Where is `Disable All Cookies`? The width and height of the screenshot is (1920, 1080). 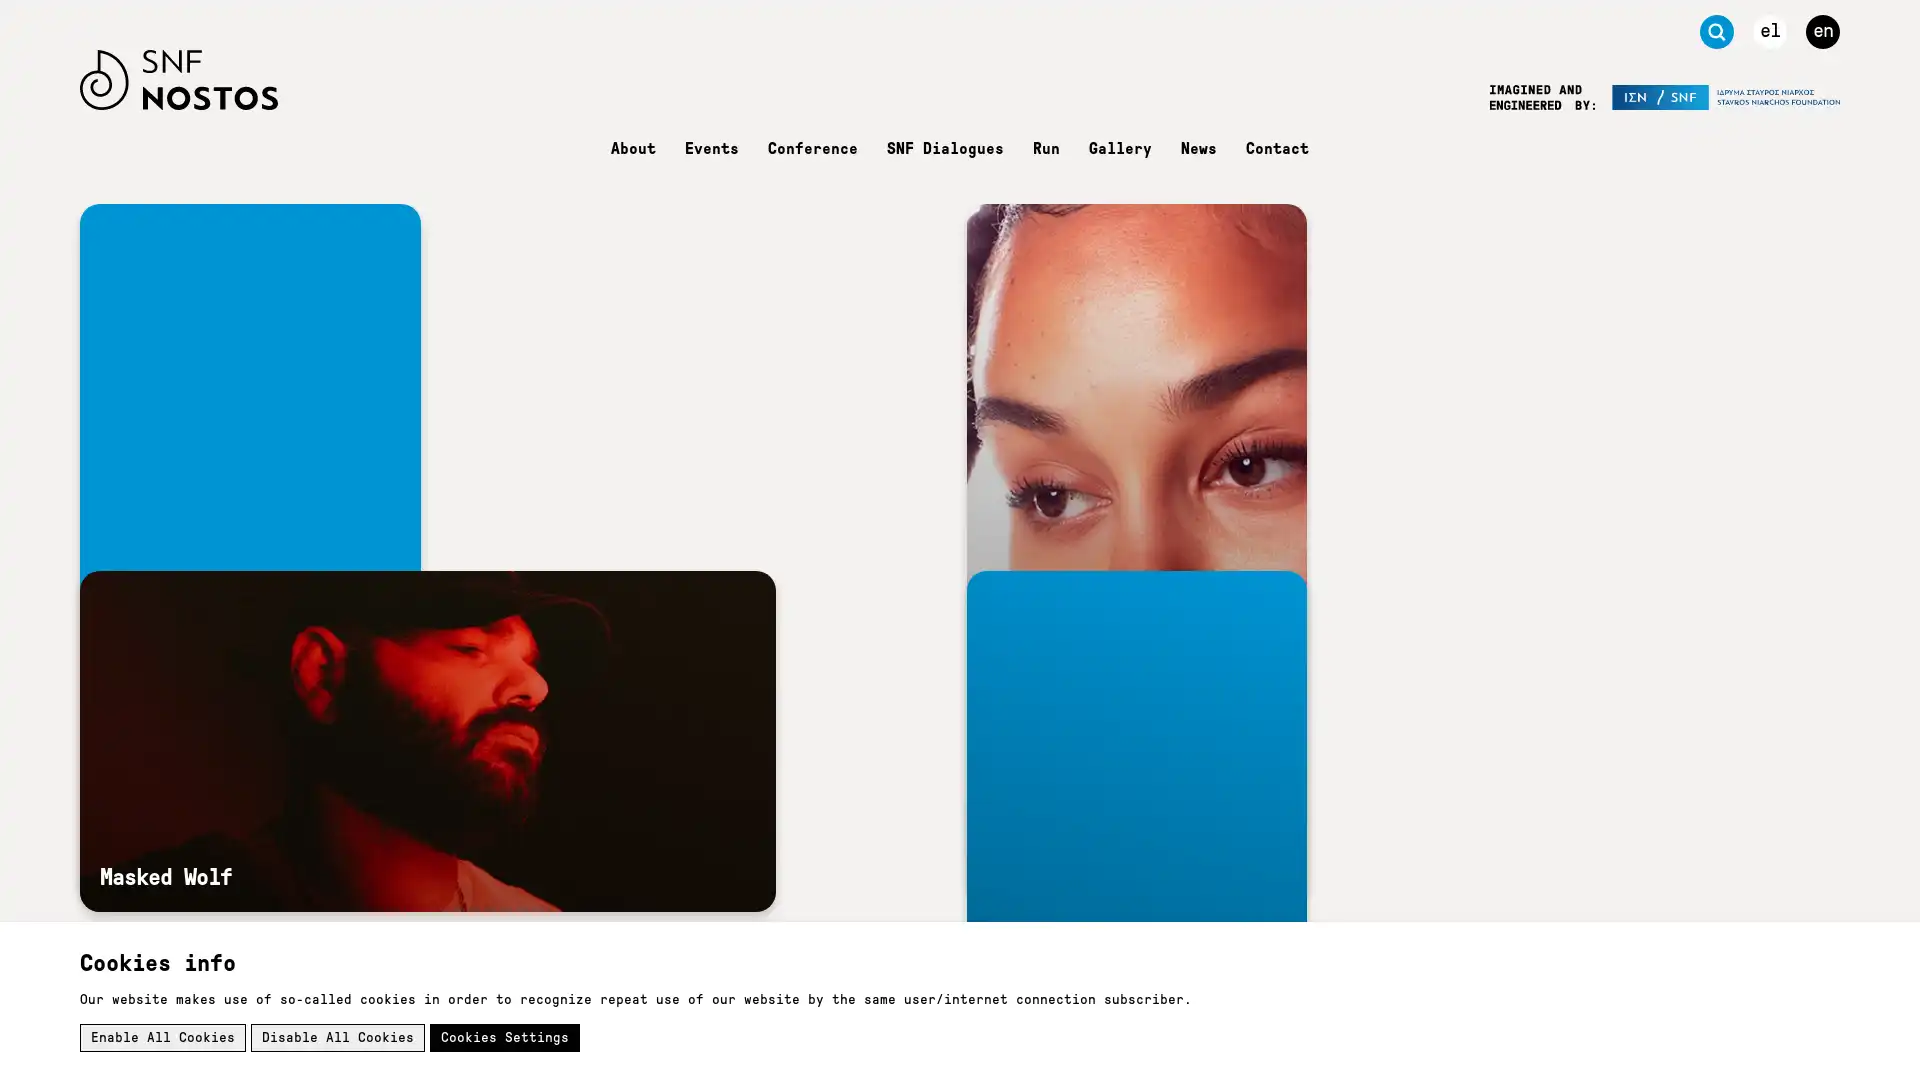 Disable All Cookies is located at coordinates (337, 1036).